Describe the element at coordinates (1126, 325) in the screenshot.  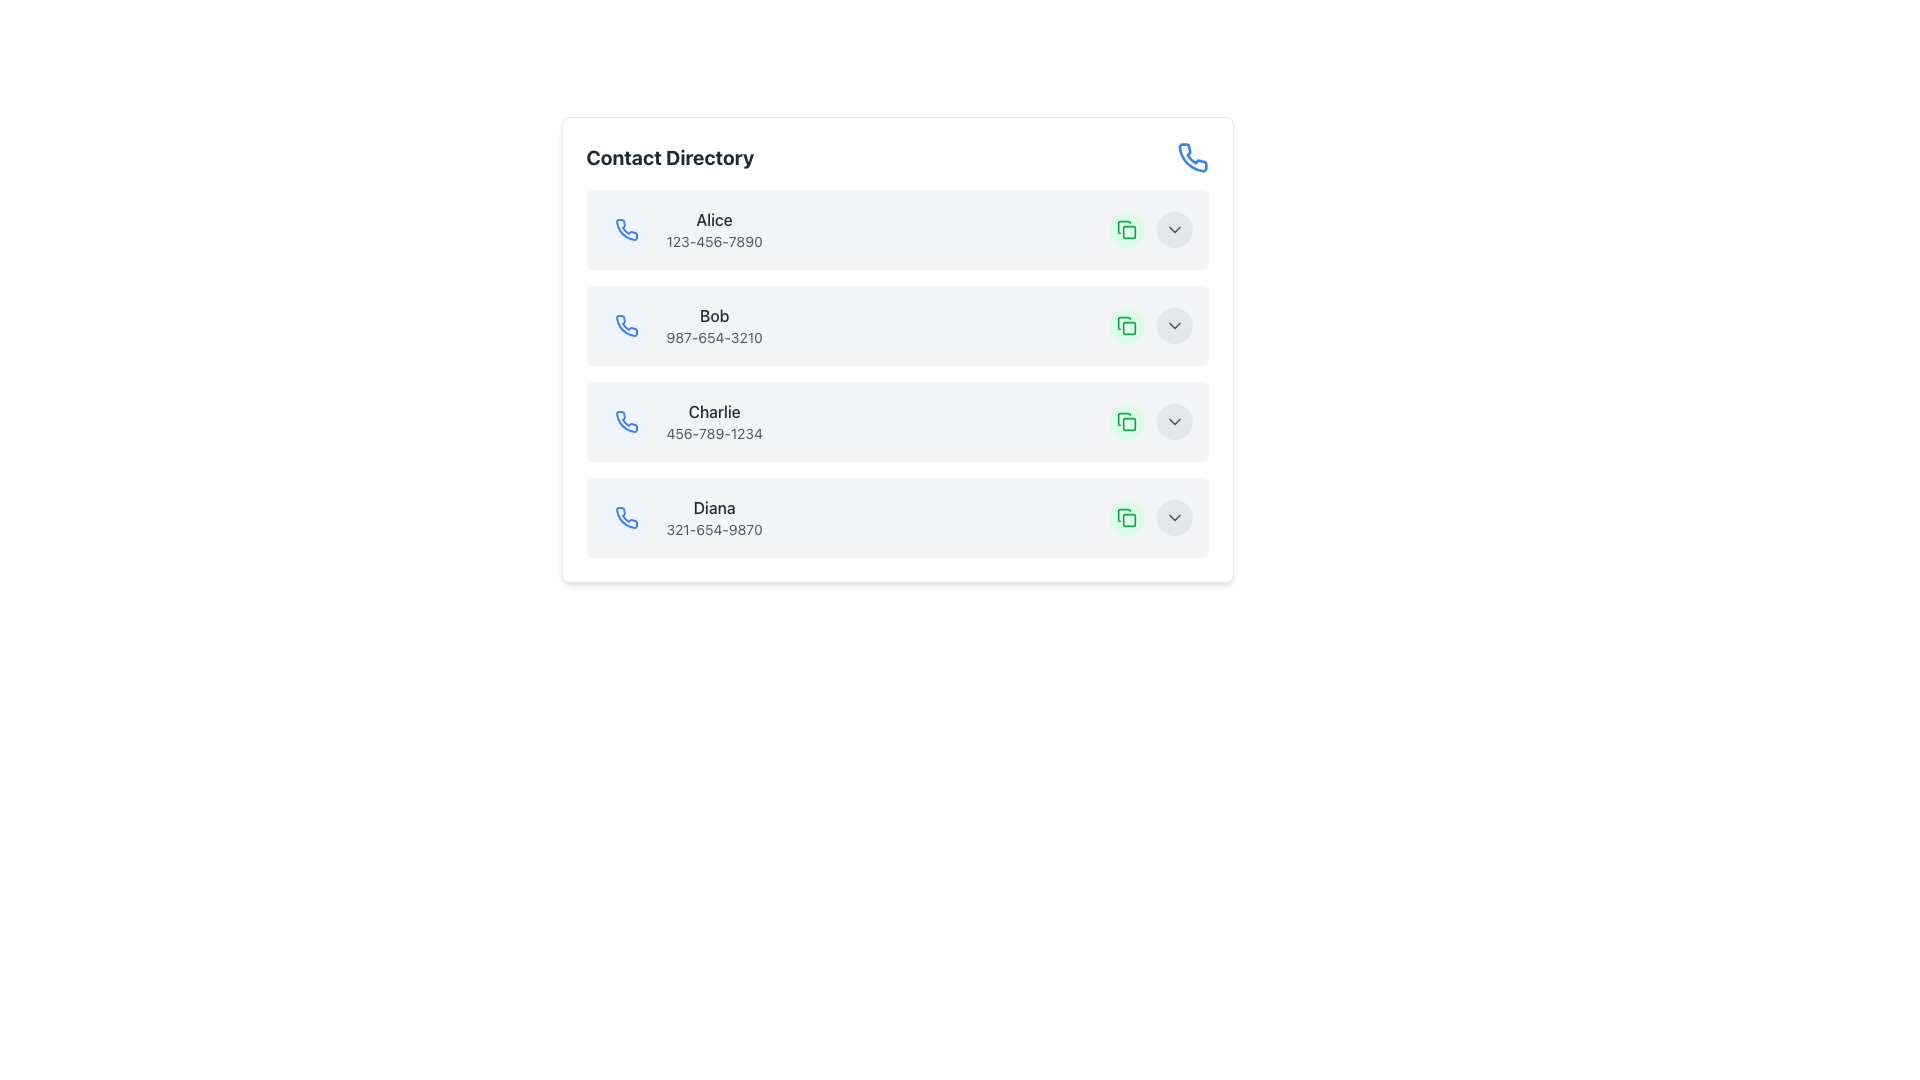
I see `the copy button for the contact entry labeled 'Bob' located in the second row of the contact directory list to copy the associated information to the clipboard` at that location.